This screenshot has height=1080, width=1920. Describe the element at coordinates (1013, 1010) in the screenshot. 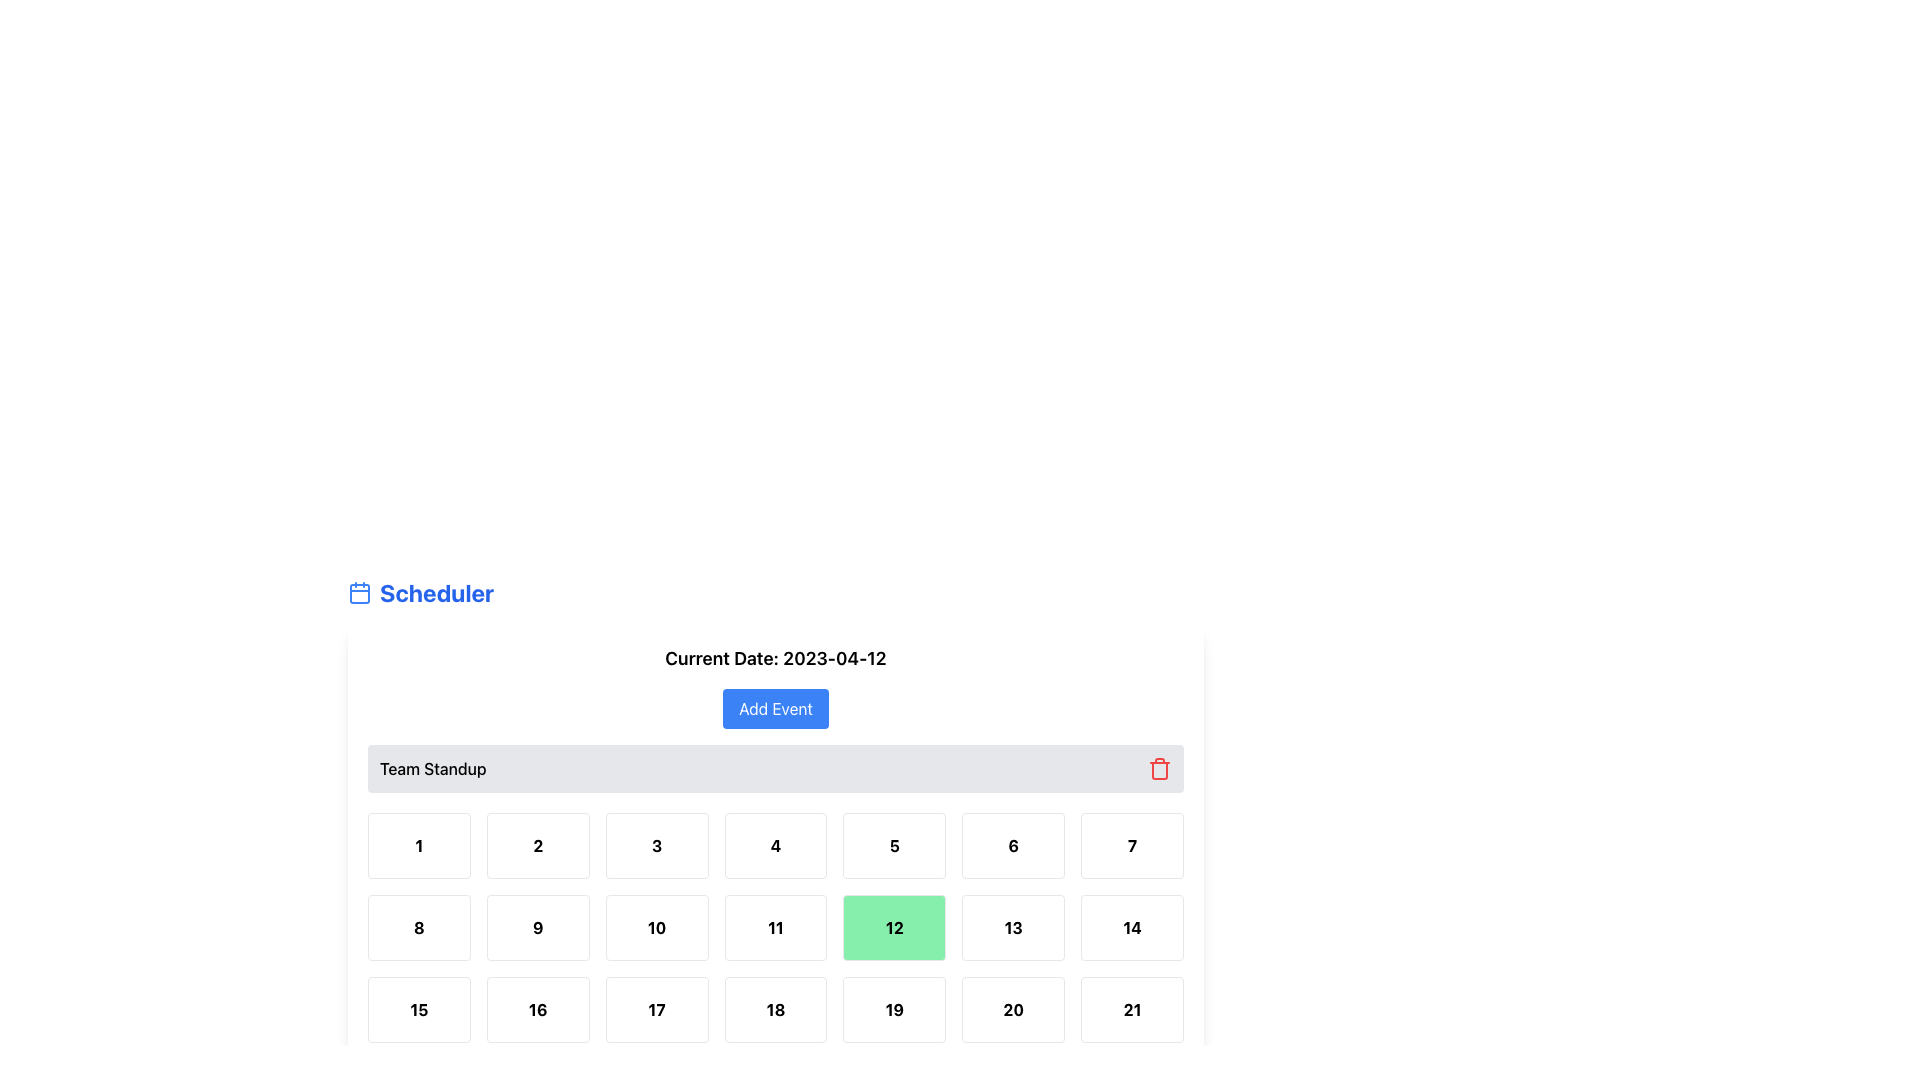

I see `the square button displaying the text '20', which has a white background, a black bold font, and a gray border` at that location.